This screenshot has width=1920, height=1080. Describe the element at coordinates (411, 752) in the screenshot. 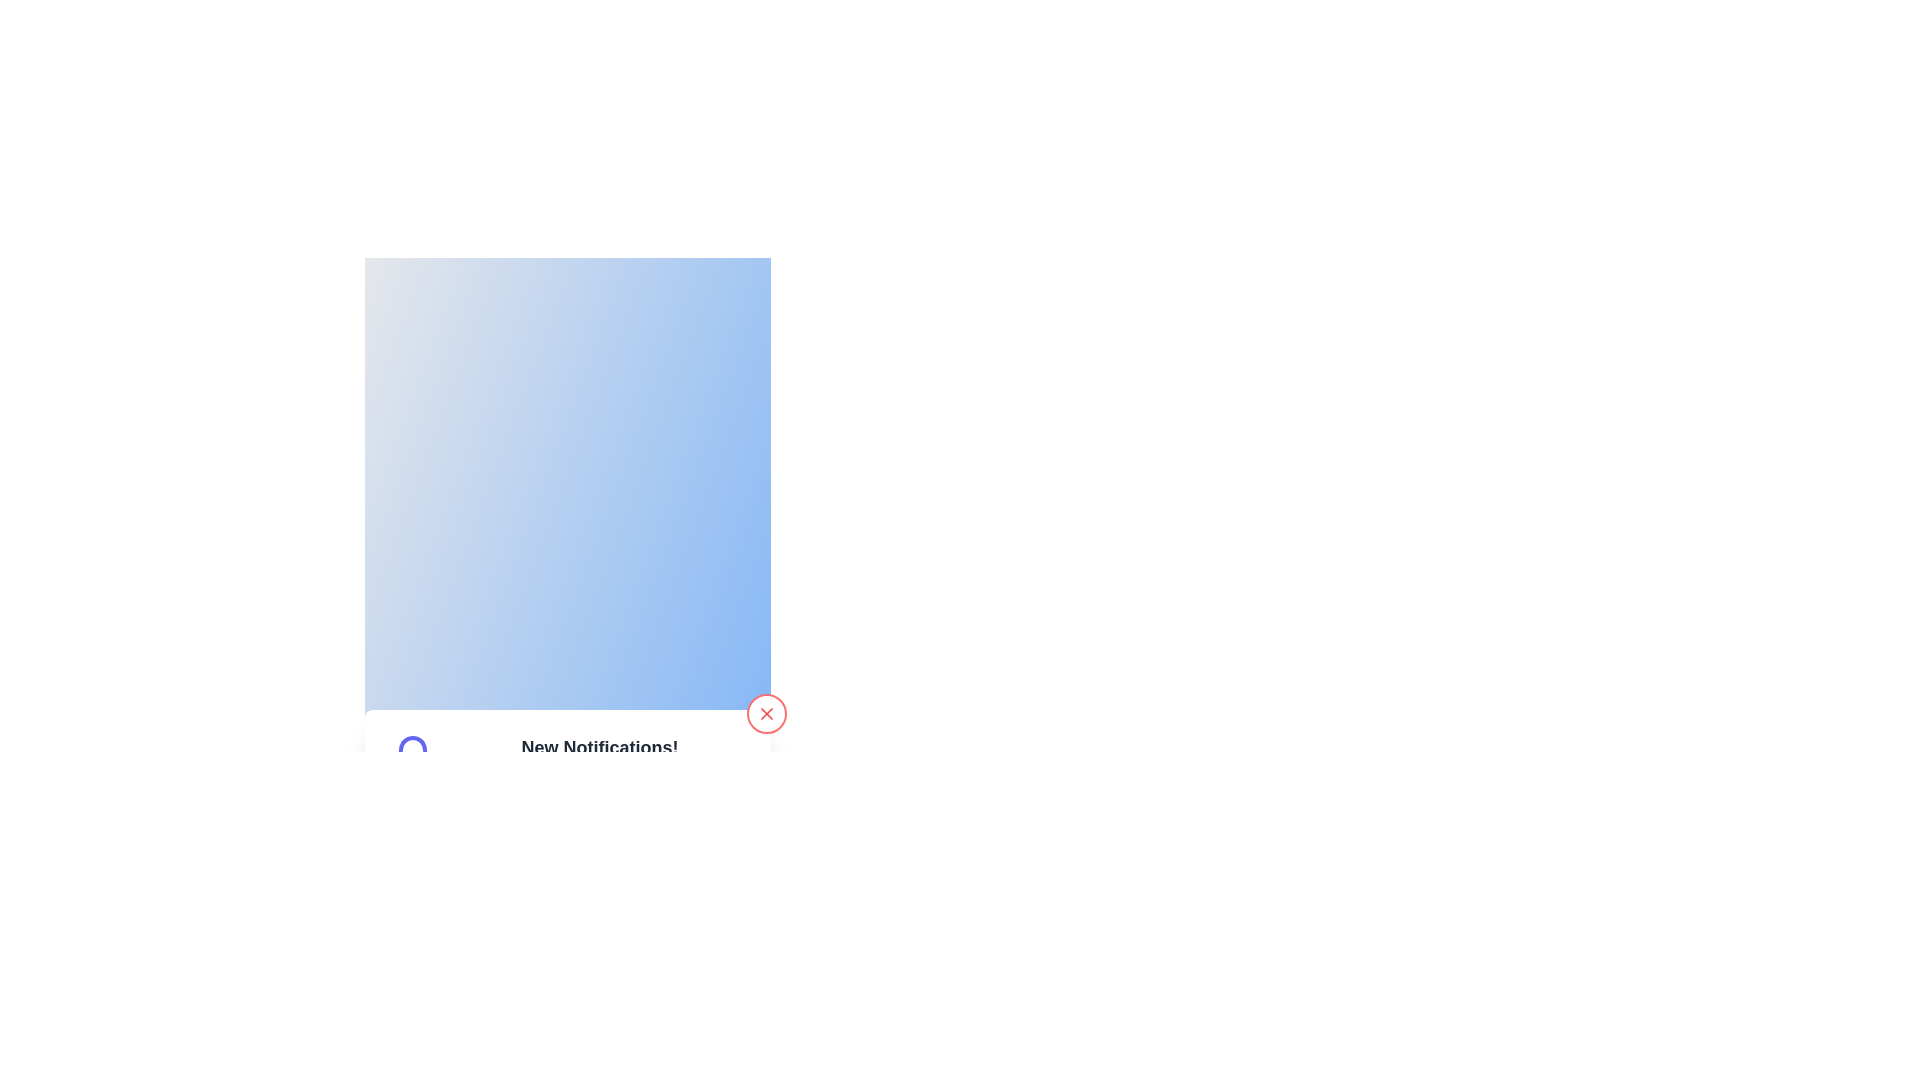

I see `the notification bell icon, which has a flared bell shape and a light blue-to-indigo gradient, located at the bottom-left corner of the interface` at that location.